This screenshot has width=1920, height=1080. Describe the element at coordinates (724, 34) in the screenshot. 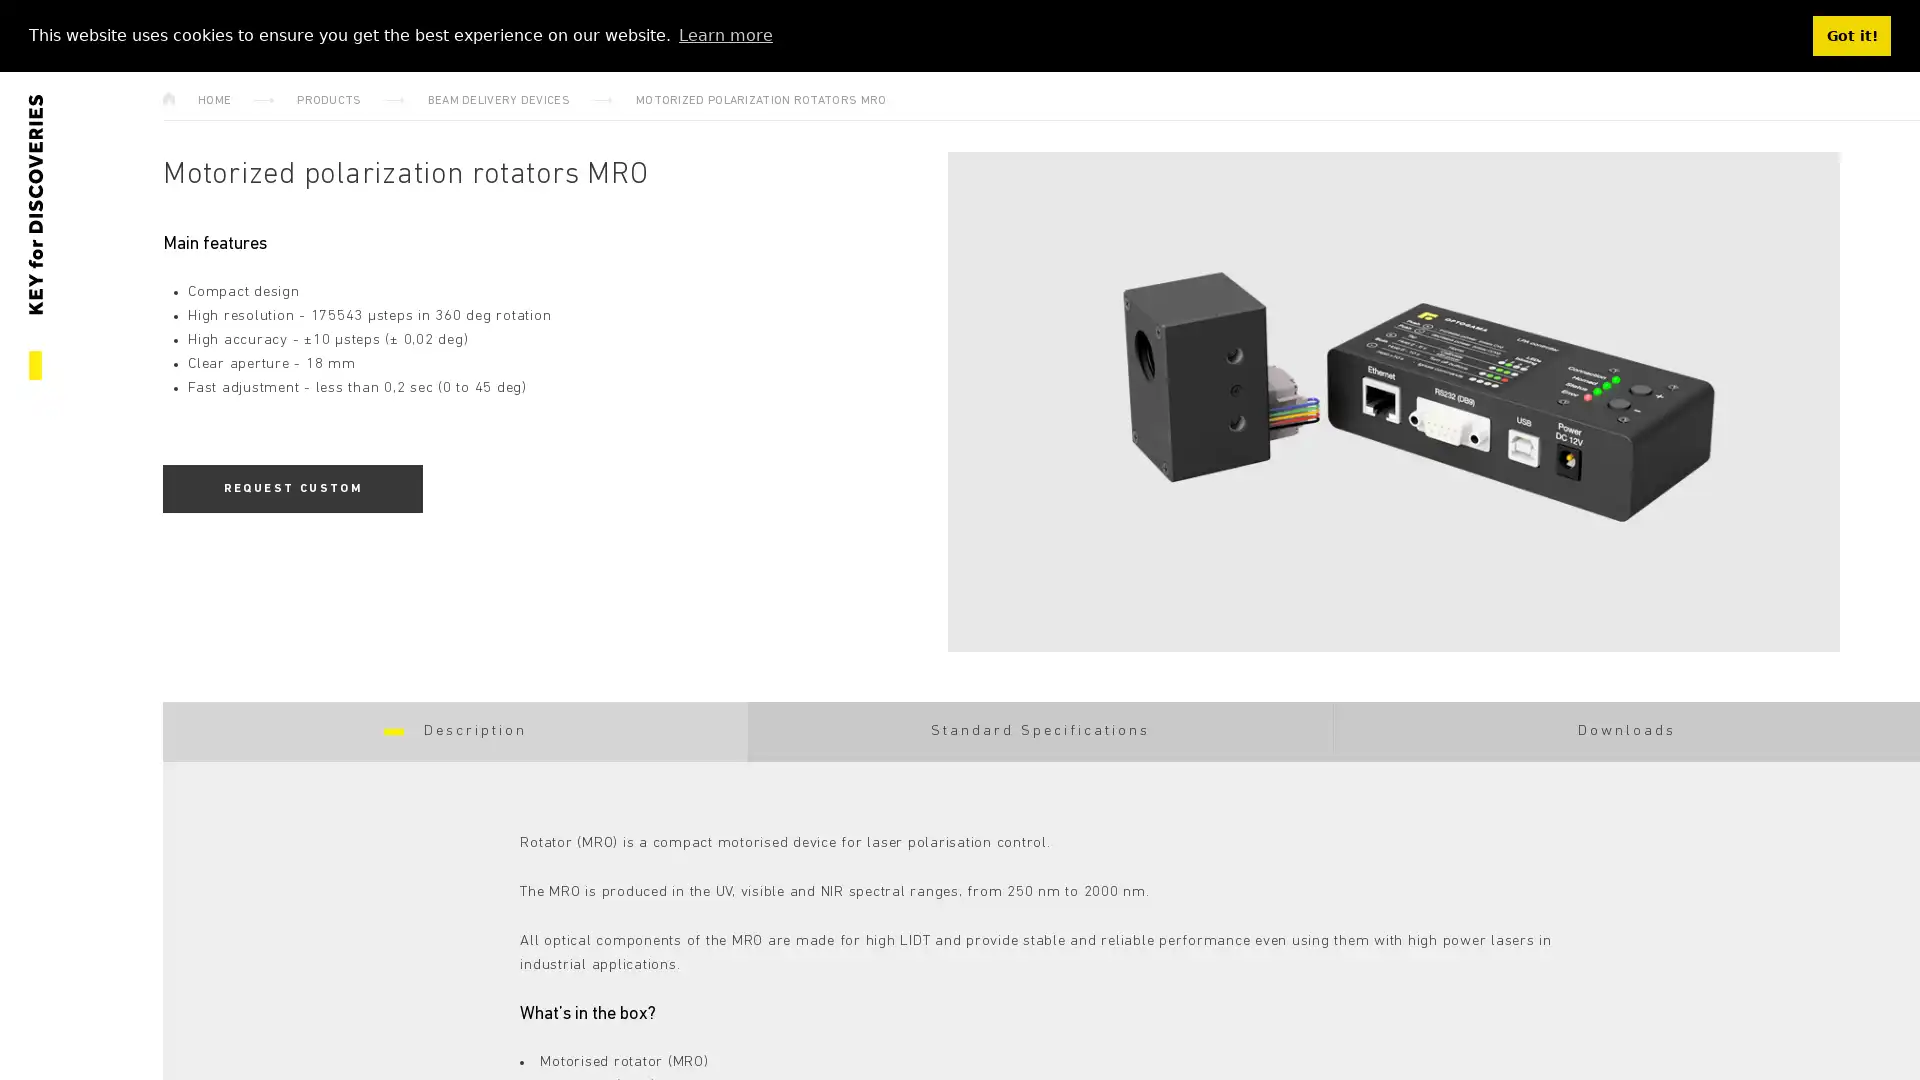

I see `learn more about cookies` at that location.